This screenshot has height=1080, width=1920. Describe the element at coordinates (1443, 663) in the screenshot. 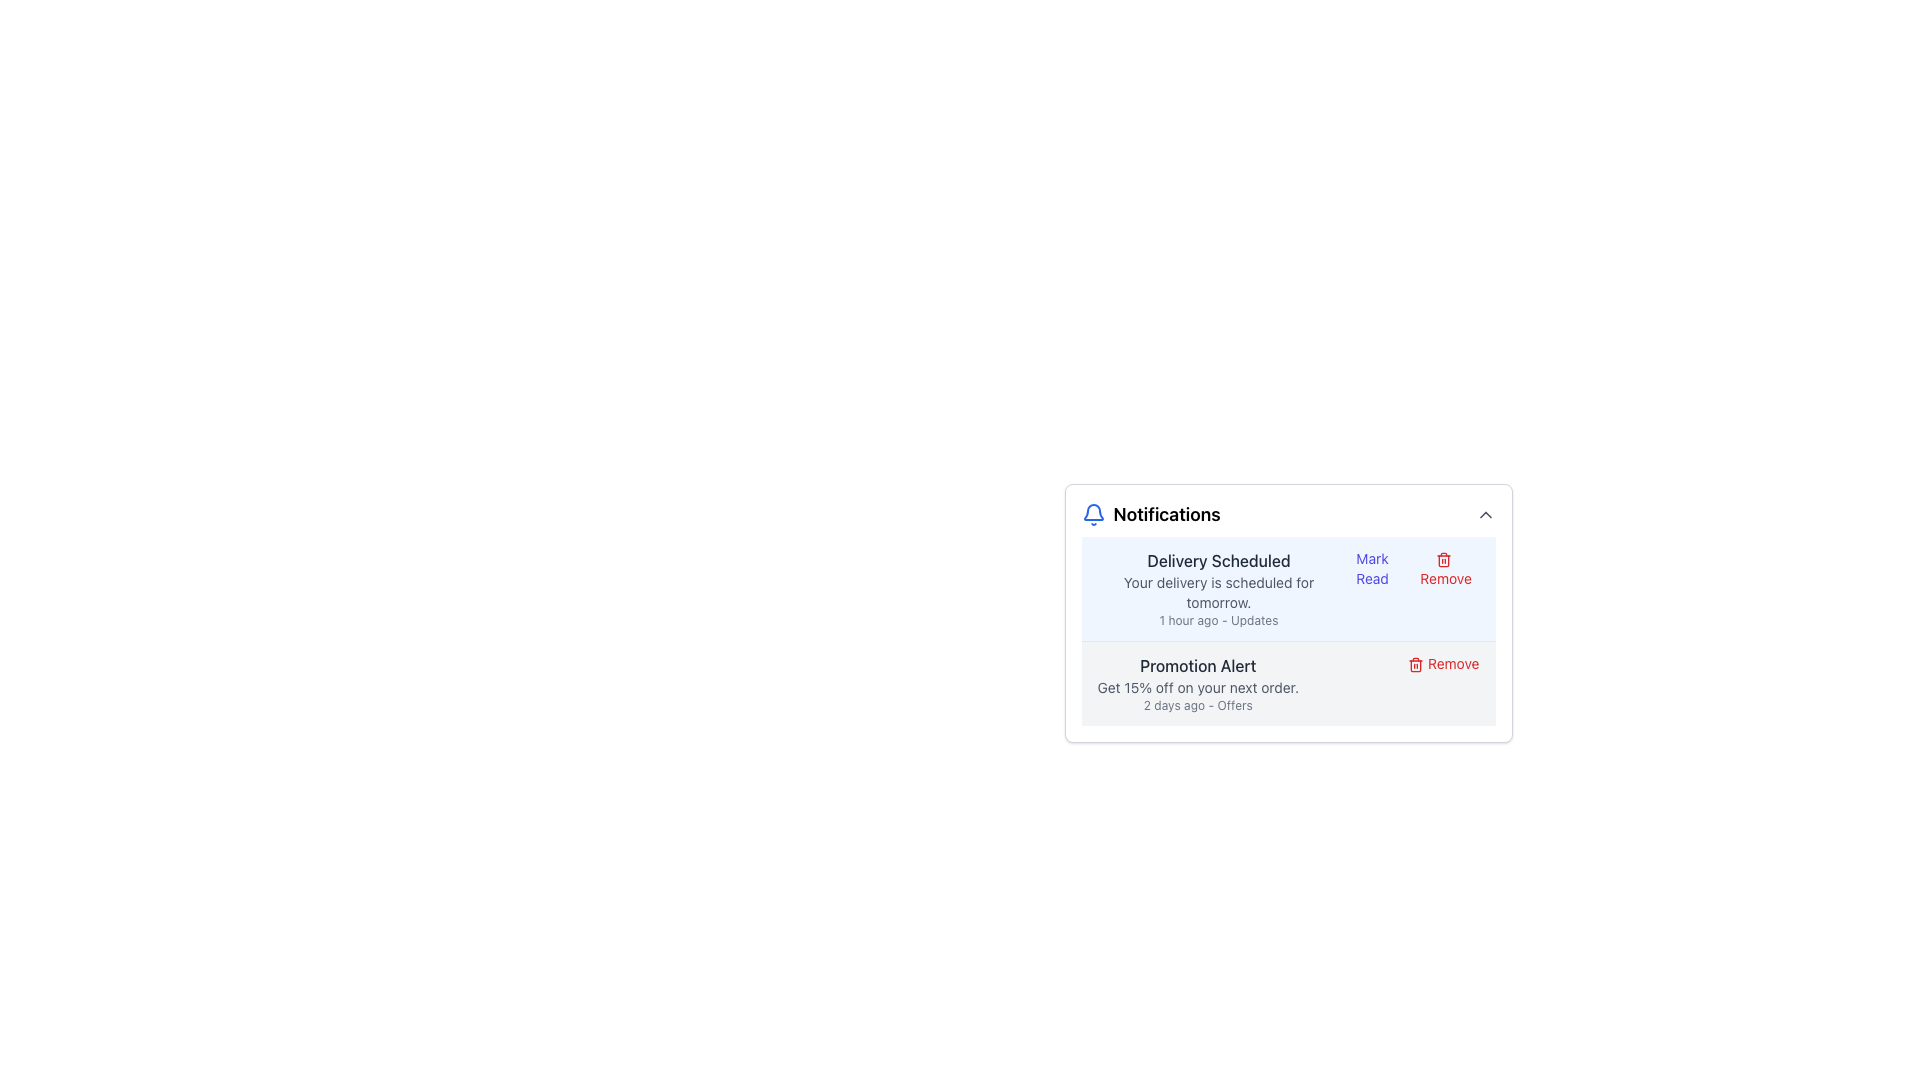

I see `the button with an icon and text combination that removes the 'Promotion Alert' notification from the list` at that location.